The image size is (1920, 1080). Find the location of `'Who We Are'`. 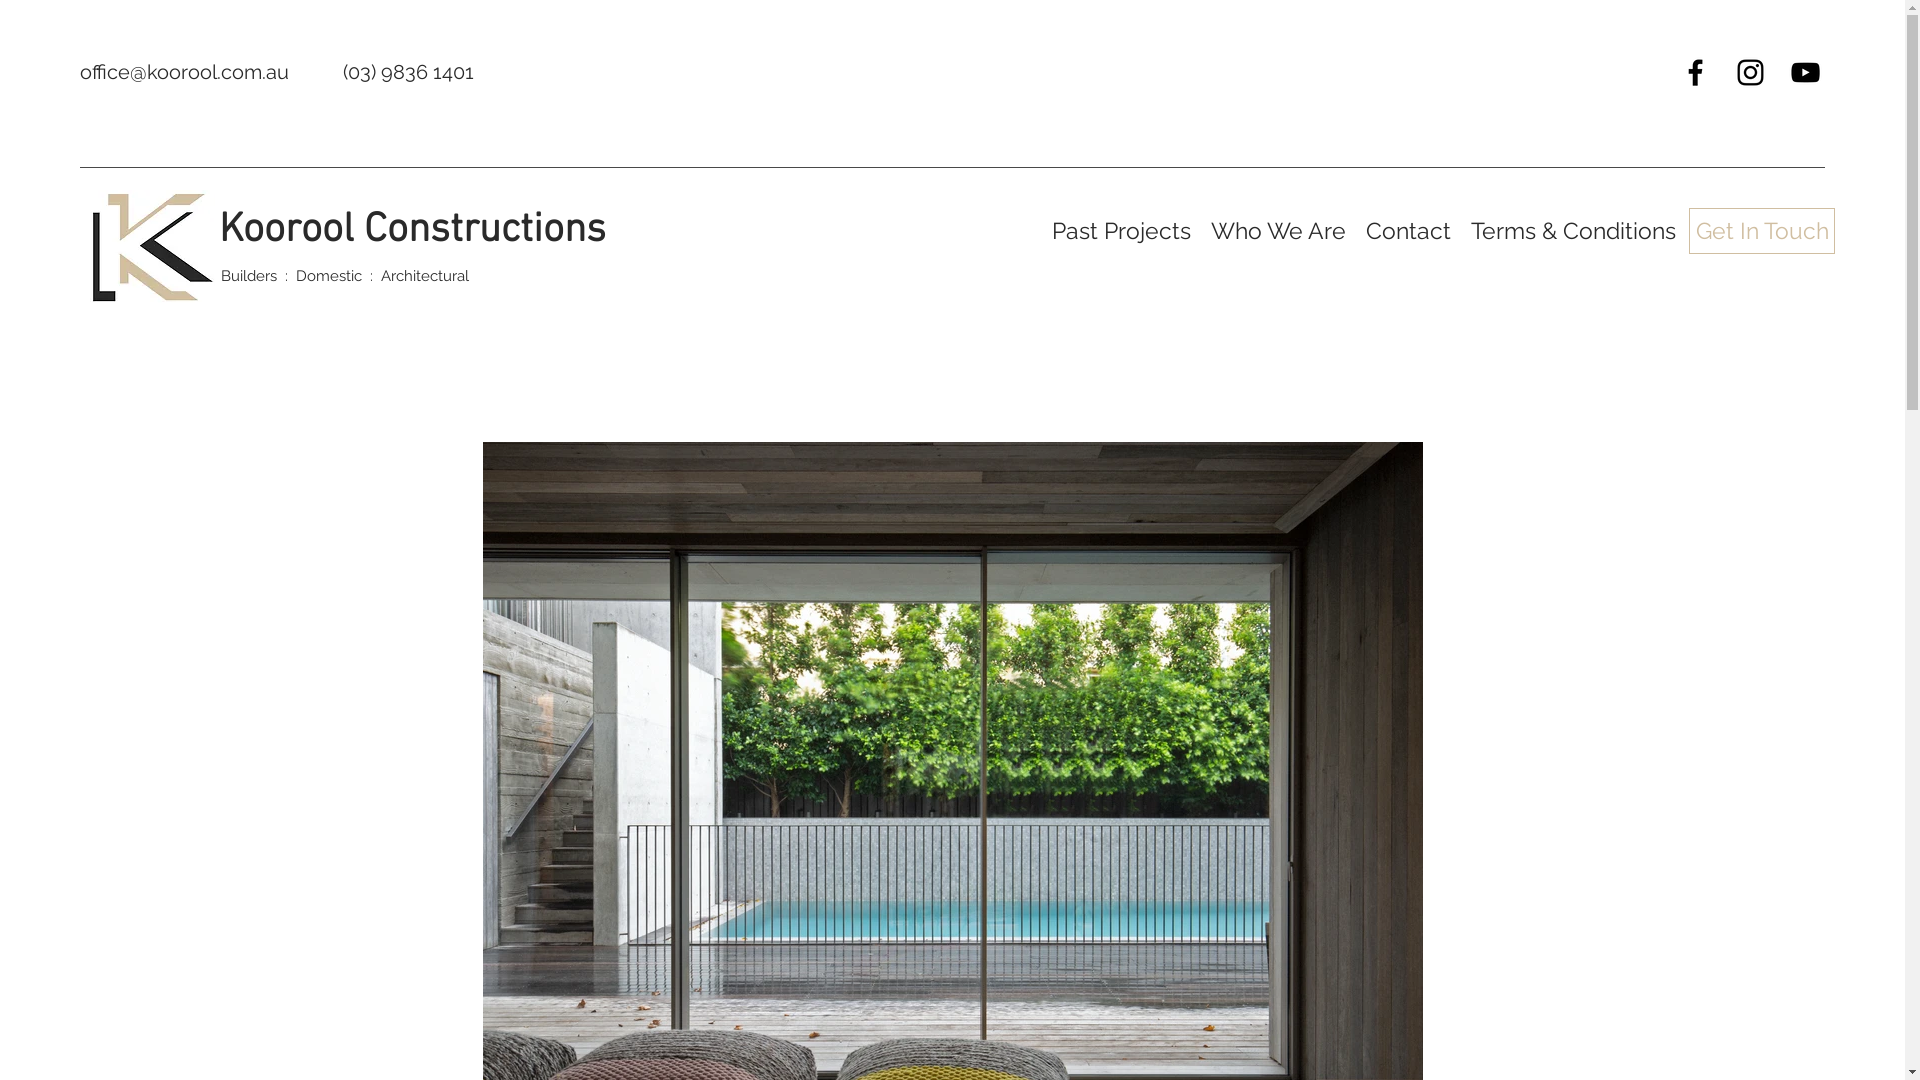

'Who We Are' is located at coordinates (1277, 229).